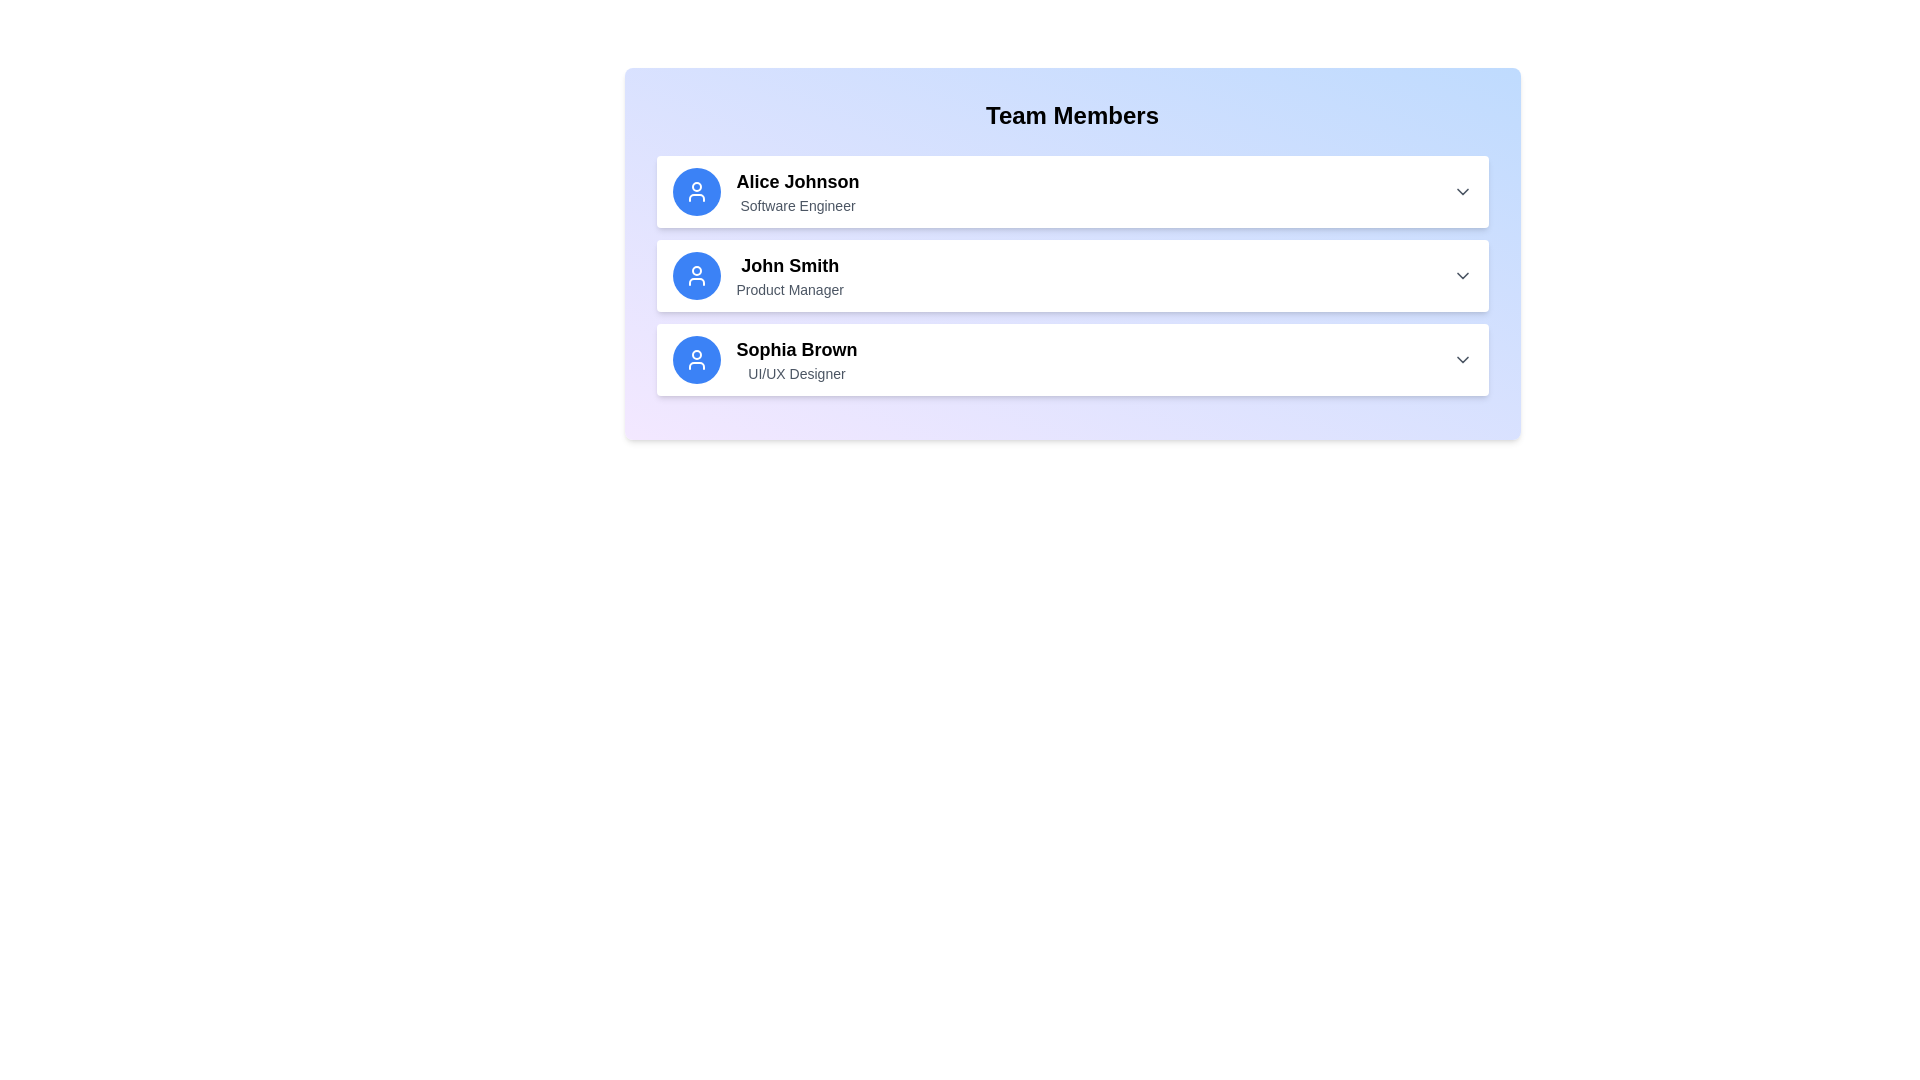  I want to click on the text label displaying the name of a team member, which is located in the second row of a vertically stacked list, centered horizontally and positioned above 'Product Manager', so click(789, 265).